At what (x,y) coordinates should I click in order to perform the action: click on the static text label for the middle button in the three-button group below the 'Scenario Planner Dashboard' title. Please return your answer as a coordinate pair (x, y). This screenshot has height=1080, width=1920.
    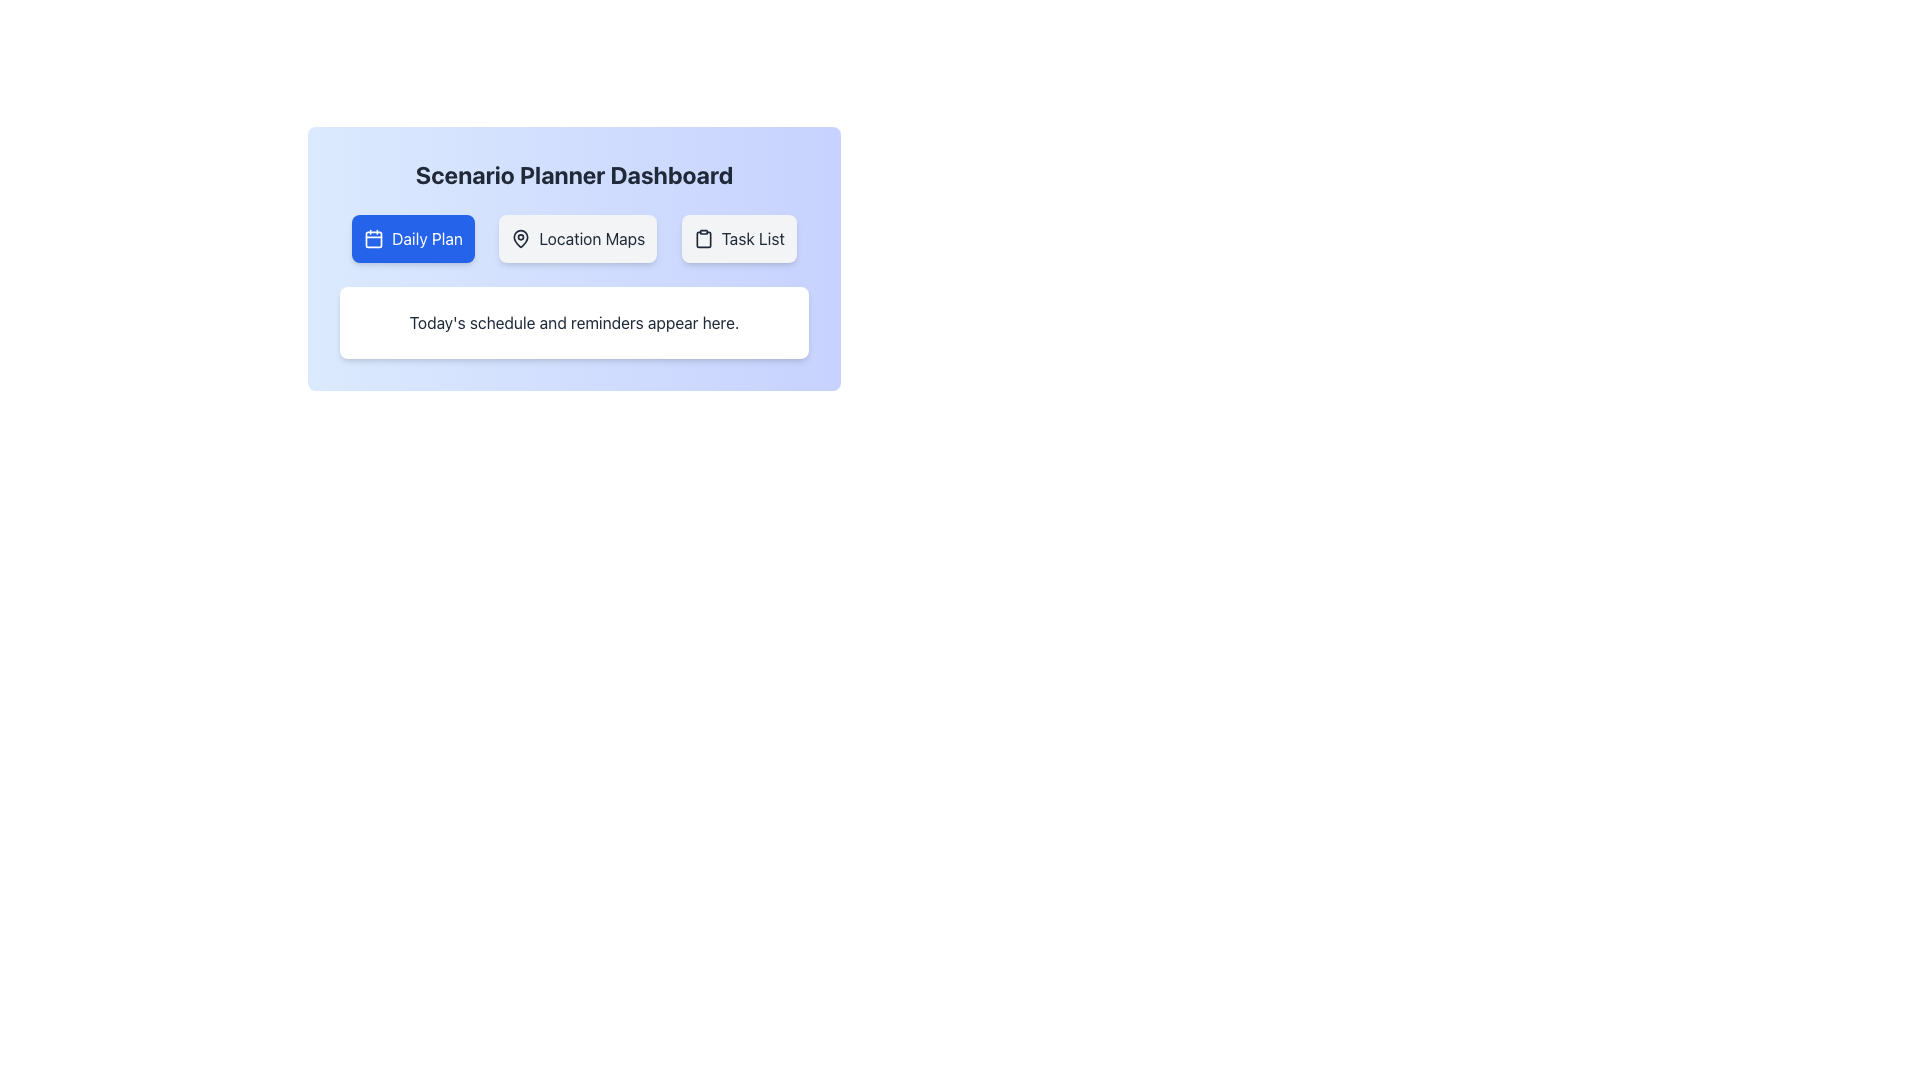
    Looking at the image, I should click on (591, 238).